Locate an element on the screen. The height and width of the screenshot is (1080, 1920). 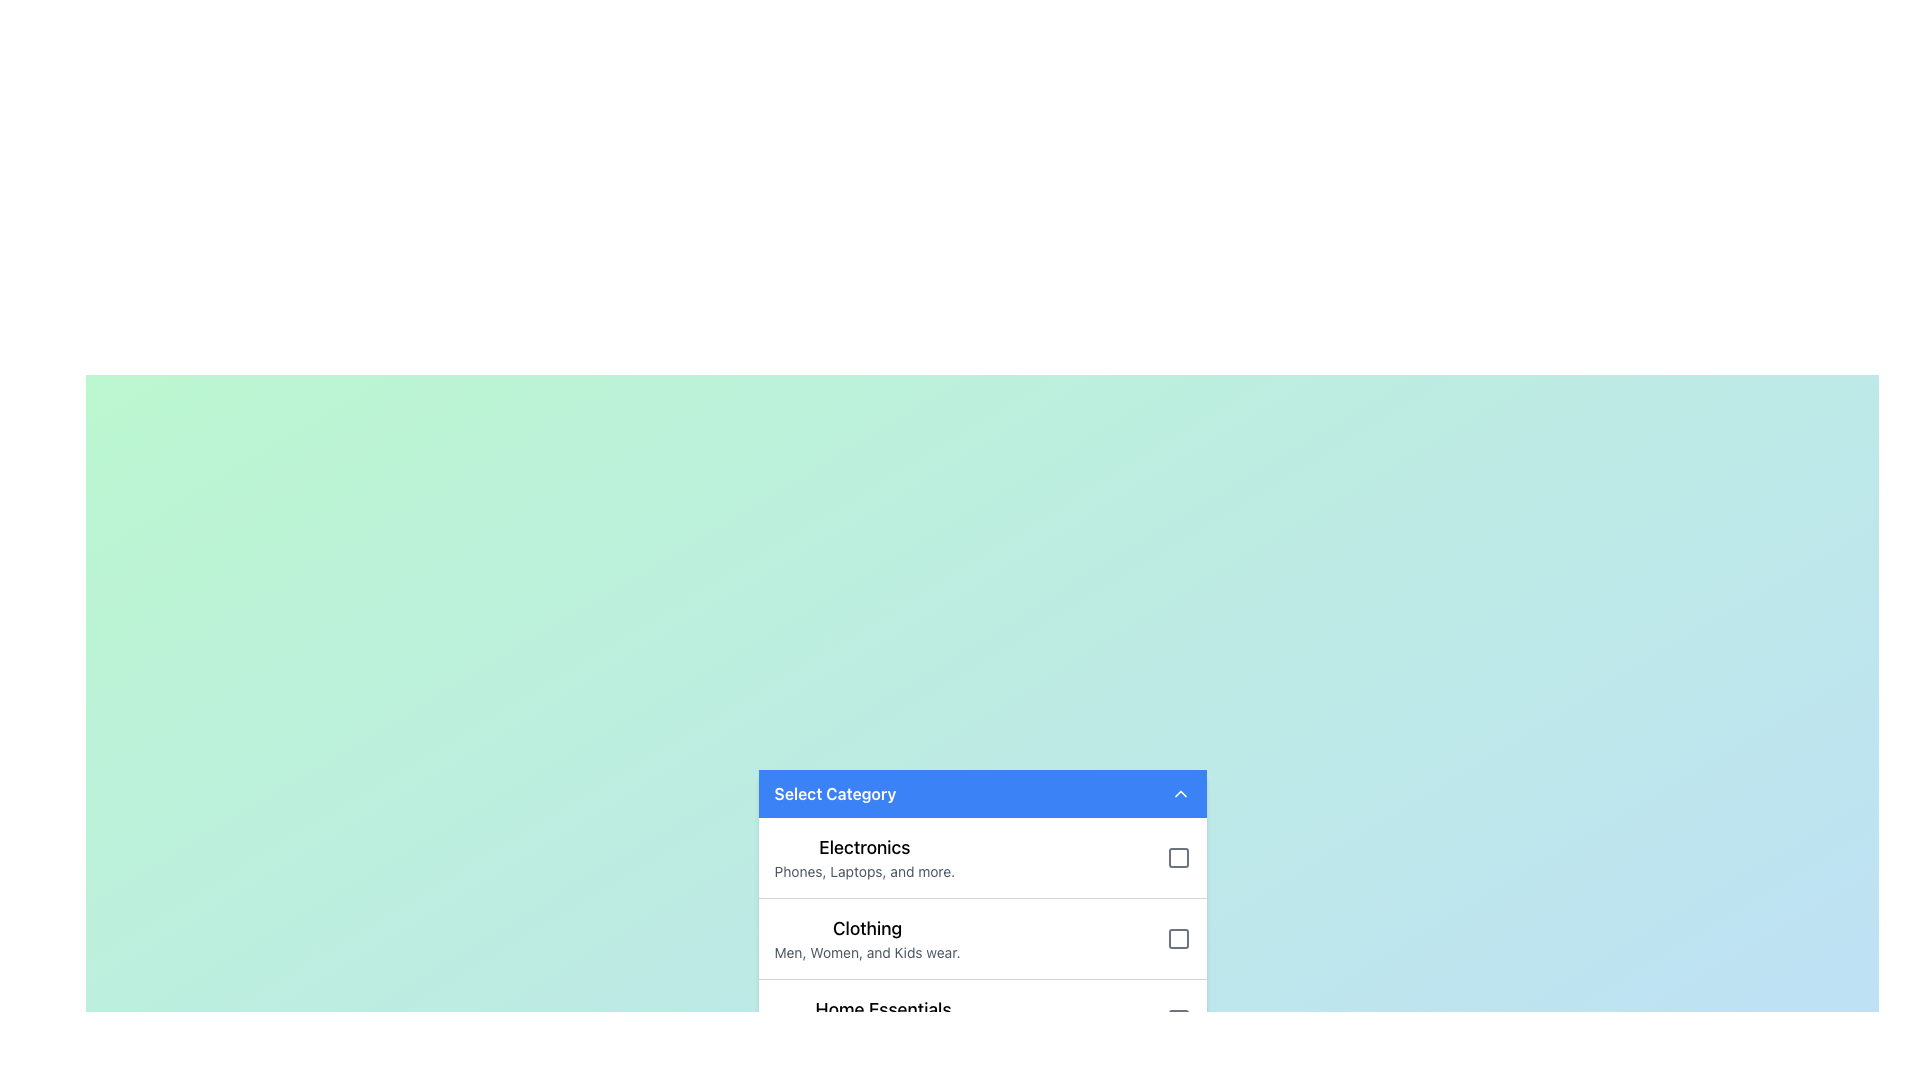
the Chevron icon indicator located to the far right of the blue header bar labeled 'Select Category' is located at coordinates (1180, 793).